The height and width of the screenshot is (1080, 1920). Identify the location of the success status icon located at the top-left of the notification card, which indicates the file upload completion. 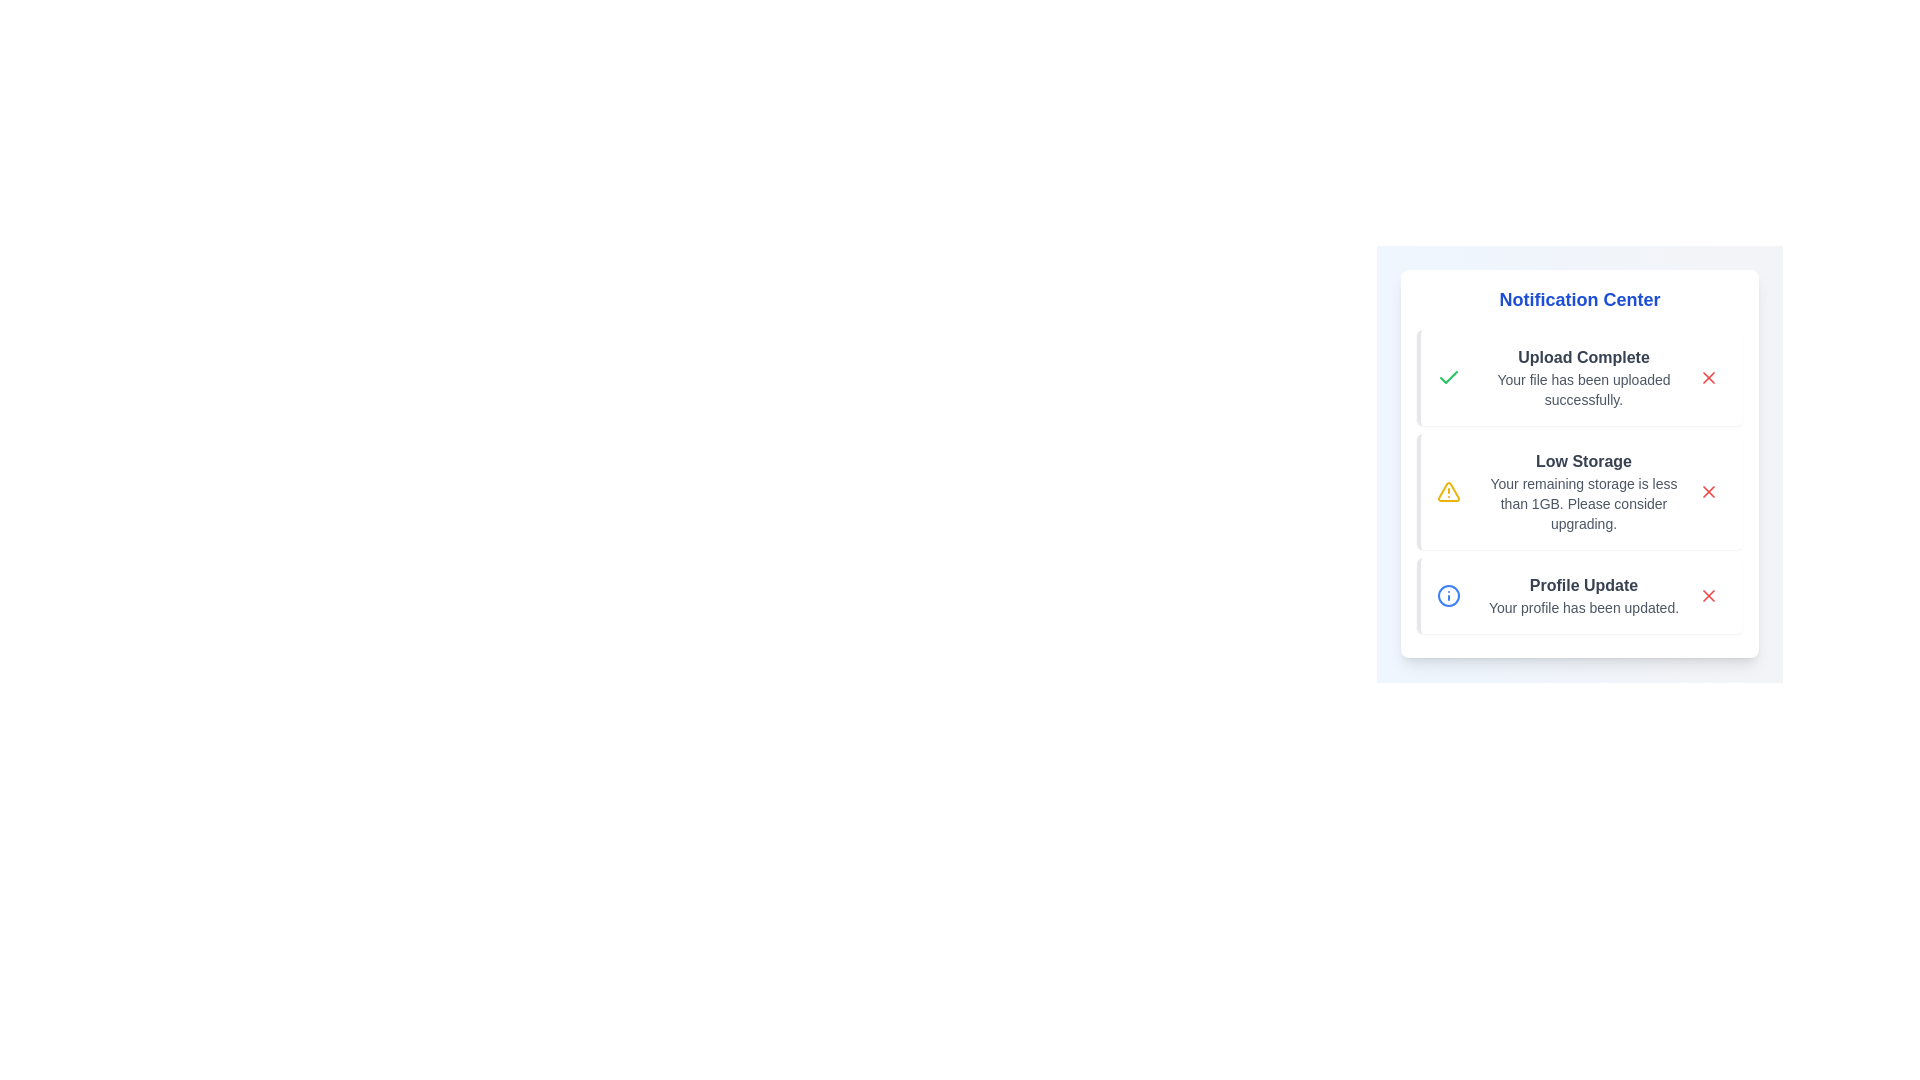
(1449, 378).